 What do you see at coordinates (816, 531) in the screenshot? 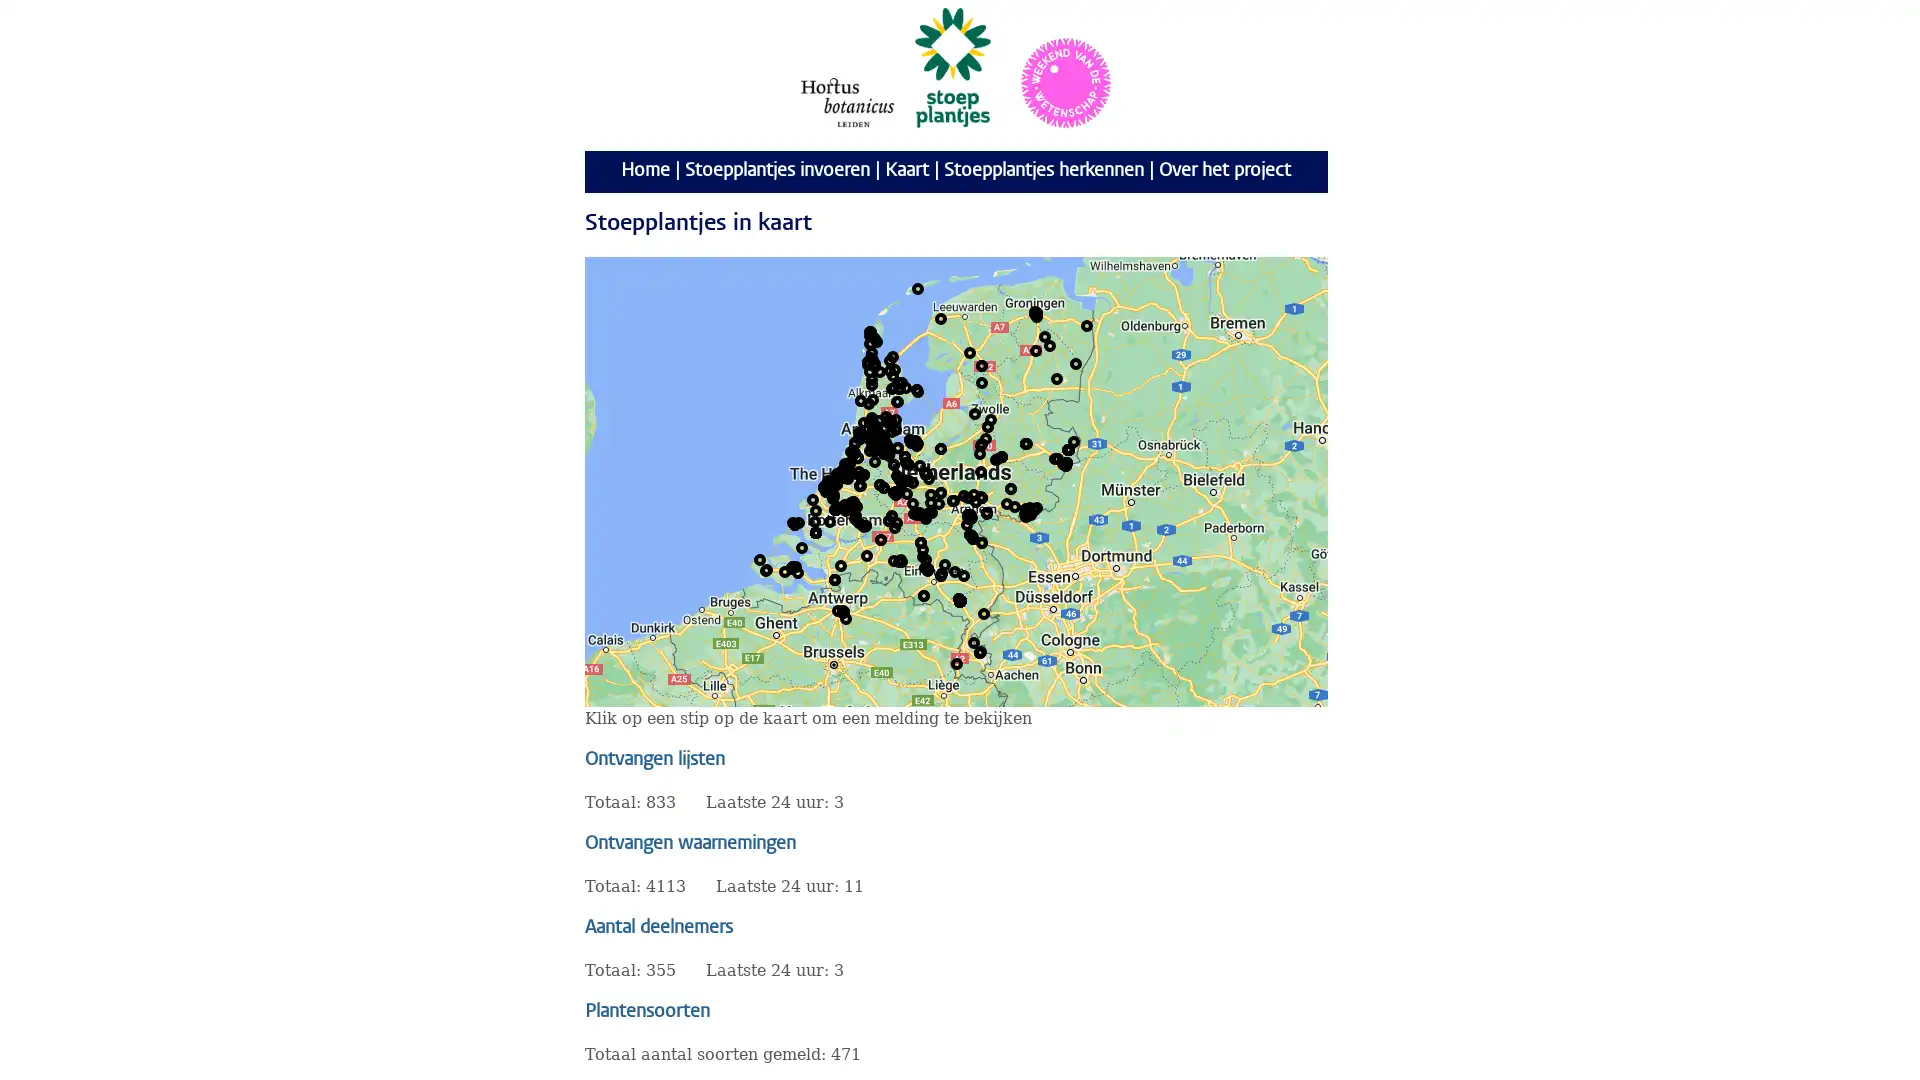
I see `Telling van Remon op 03 juni 2022` at bounding box center [816, 531].